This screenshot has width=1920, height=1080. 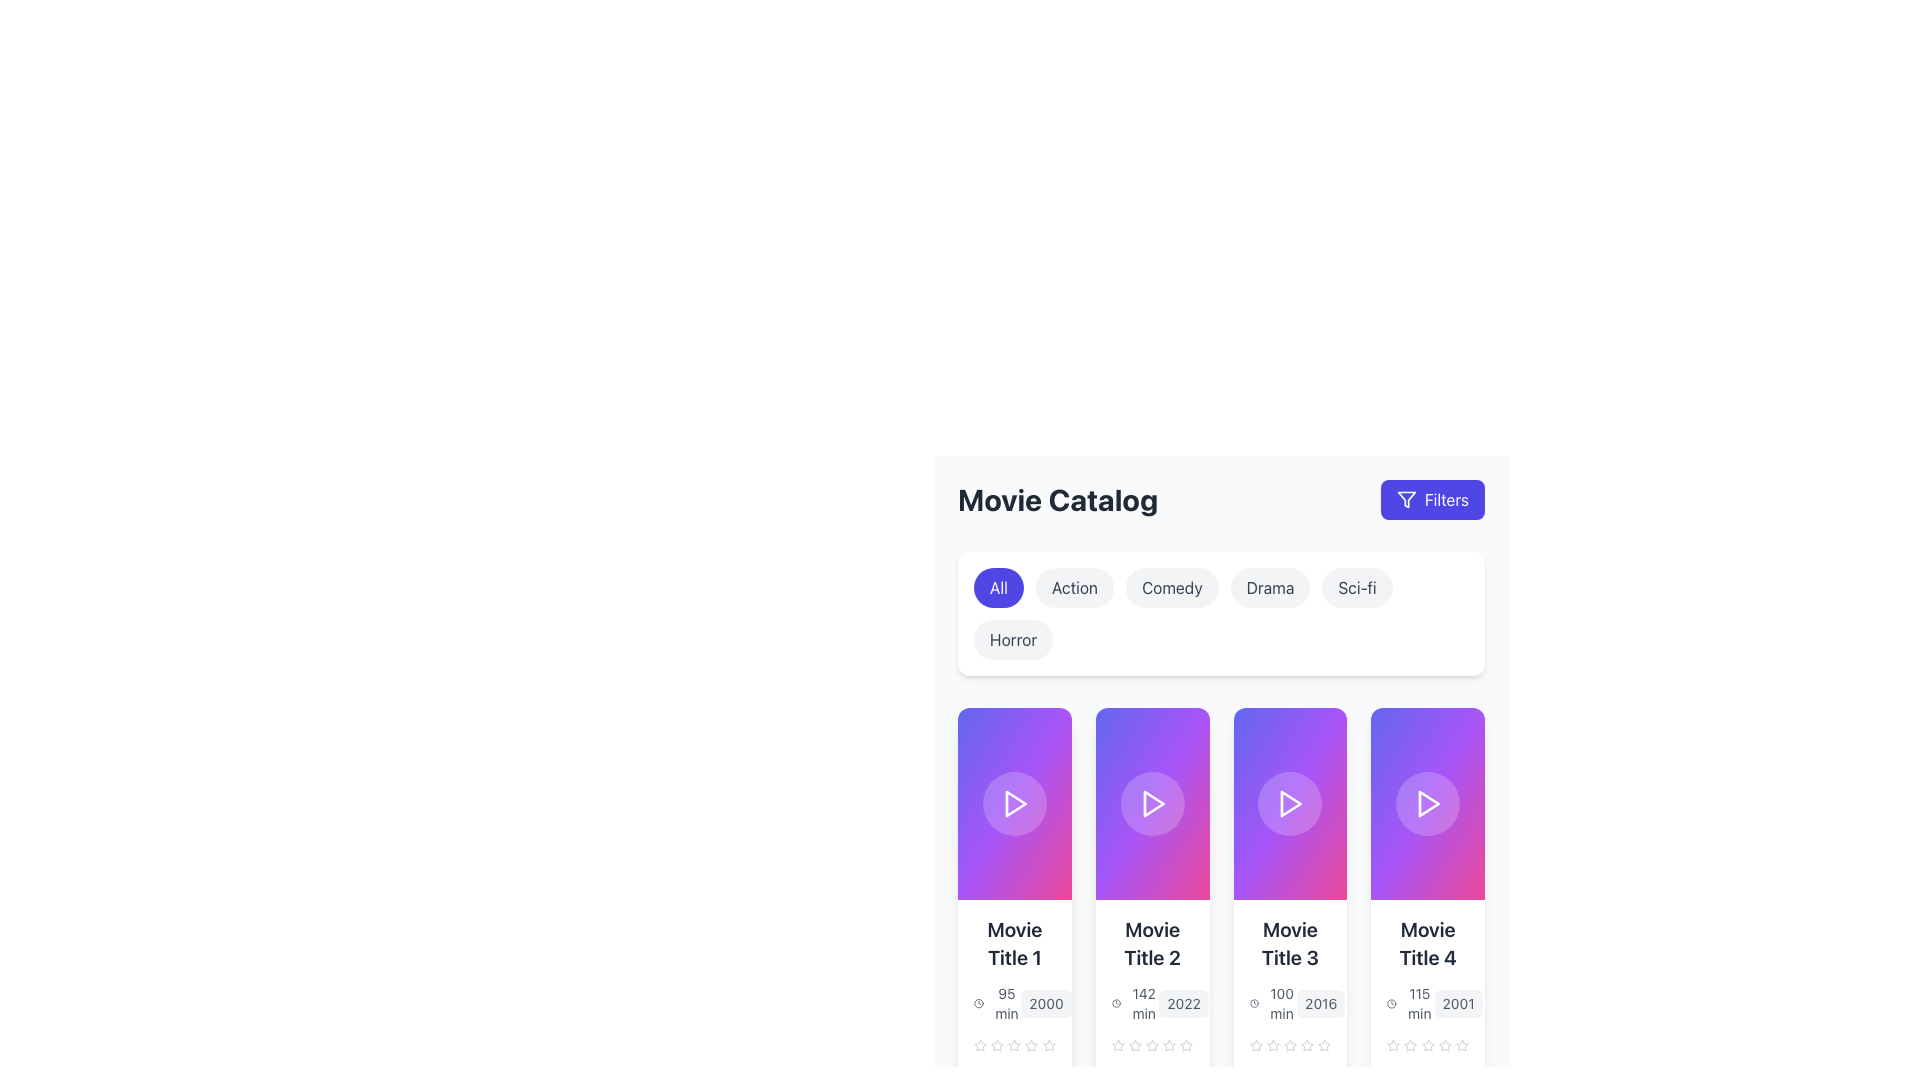 What do you see at coordinates (1152, 1044) in the screenshot?
I see `the third star icon in the row of five stars for the movie entry titled 'Movie Title 2' in the movie catalog grid` at bounding box center [1152, 1044].